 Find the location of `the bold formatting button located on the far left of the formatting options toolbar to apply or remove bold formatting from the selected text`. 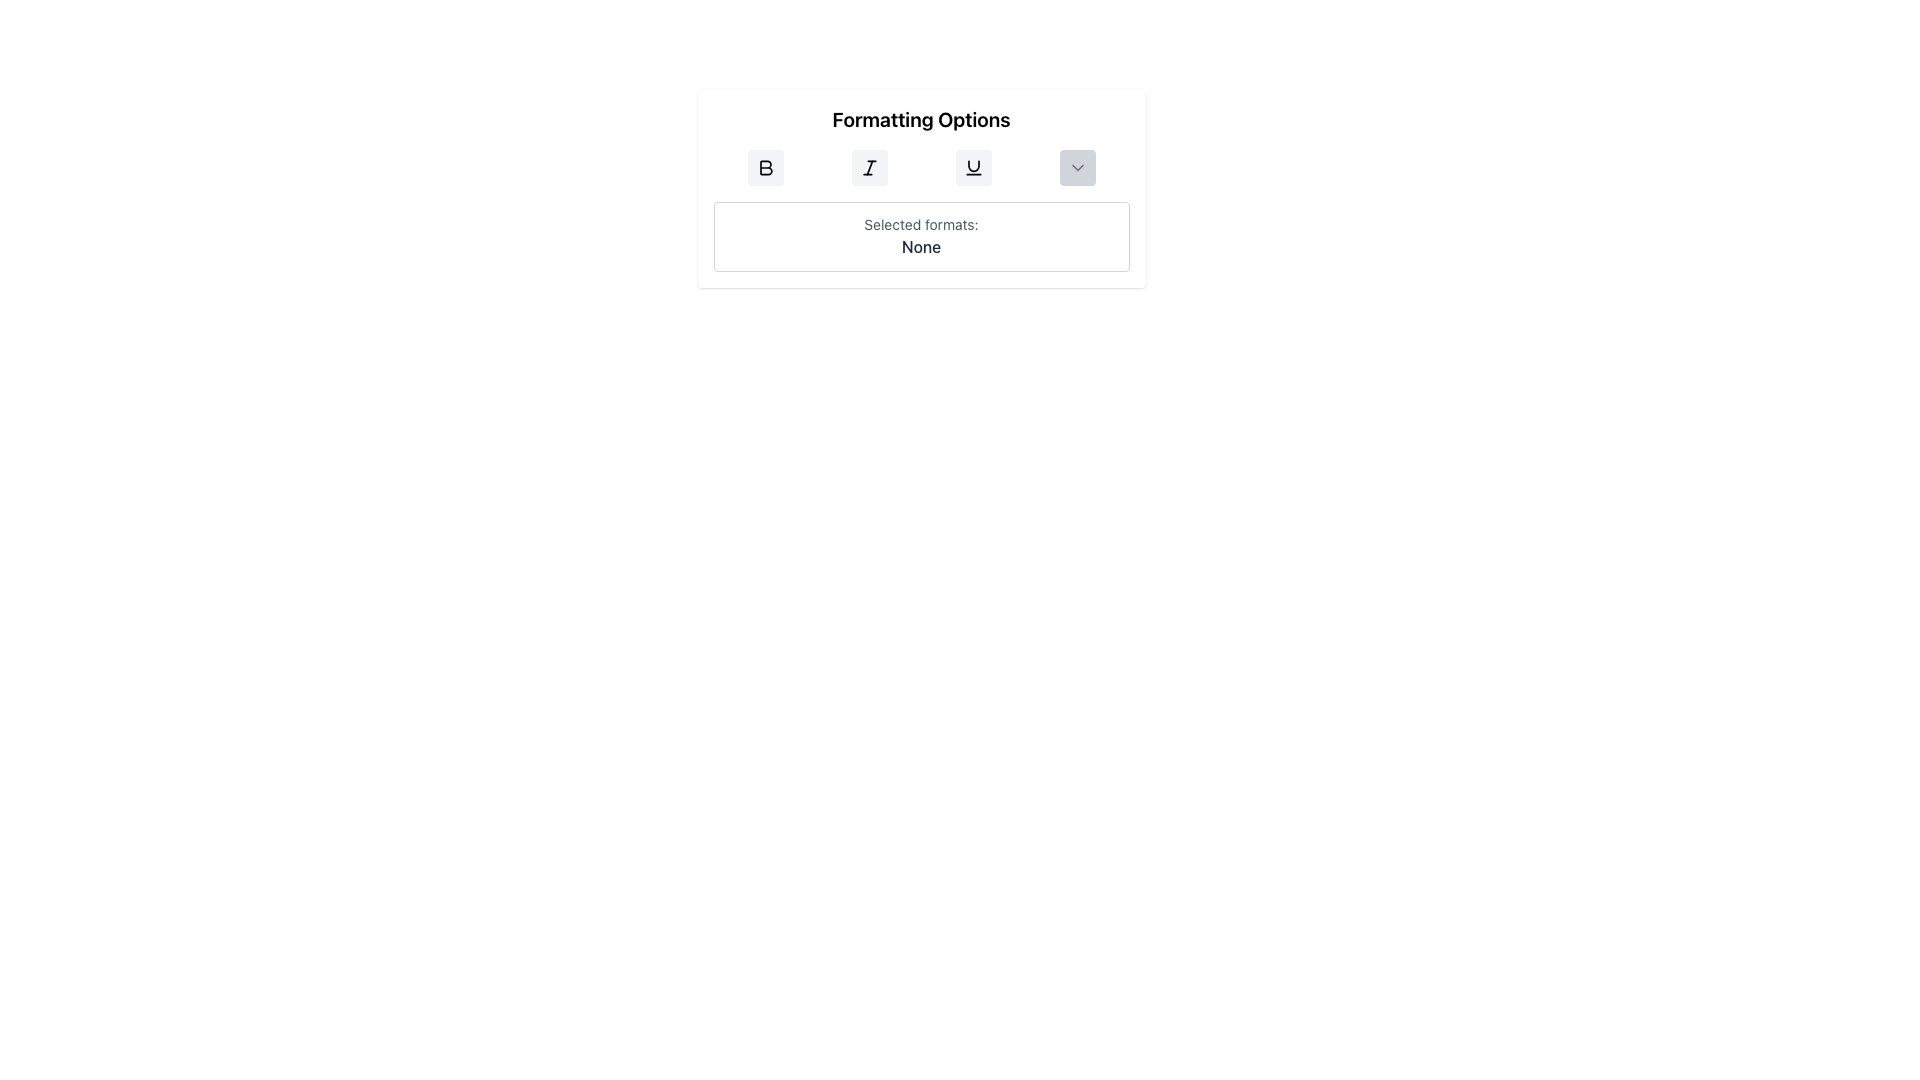

the bold formatting button located on the far left of the formatting options toolbar to apply or remove bold formatting from the selected text is located at coordinates (764, 167).